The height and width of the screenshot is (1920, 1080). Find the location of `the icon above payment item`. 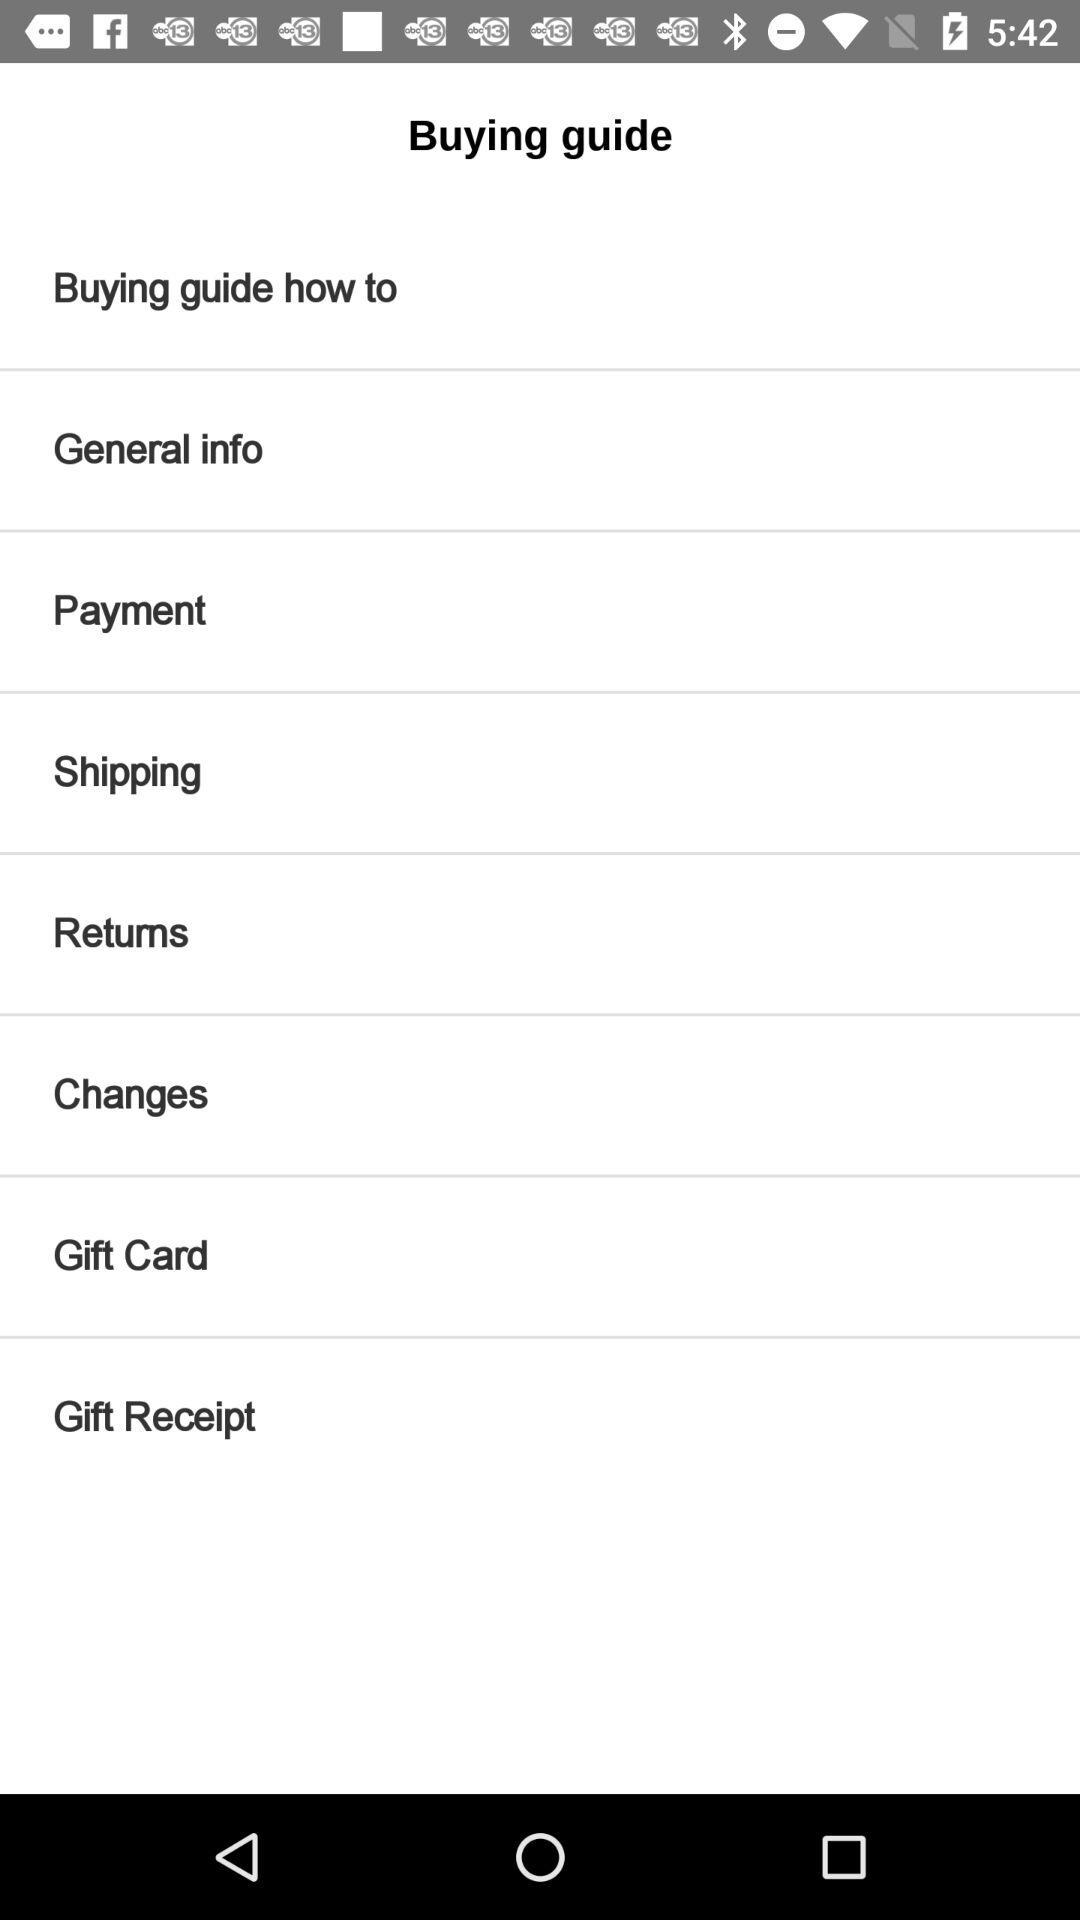

the icon above payment item is located at coordinates (540, 449).